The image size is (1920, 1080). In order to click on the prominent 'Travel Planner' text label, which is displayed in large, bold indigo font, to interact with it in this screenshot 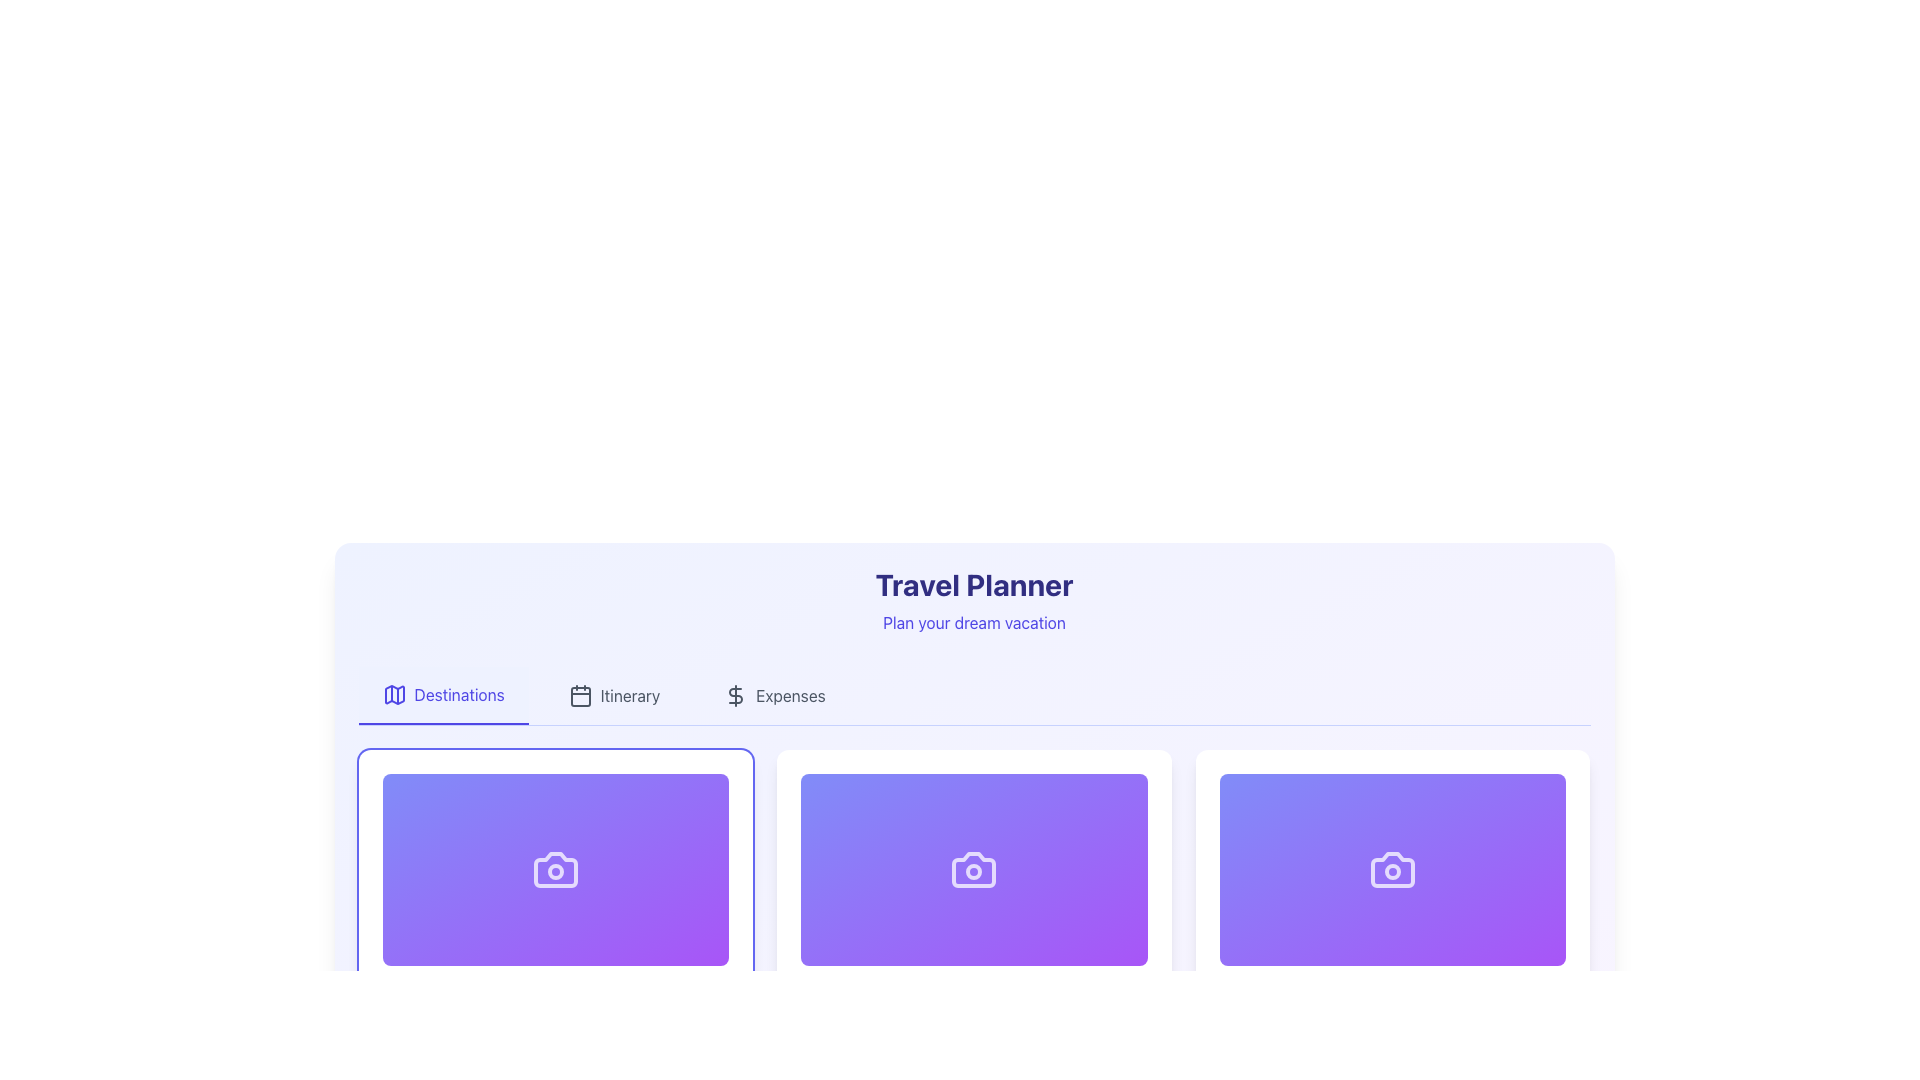, I will do `click(974, 585)`.